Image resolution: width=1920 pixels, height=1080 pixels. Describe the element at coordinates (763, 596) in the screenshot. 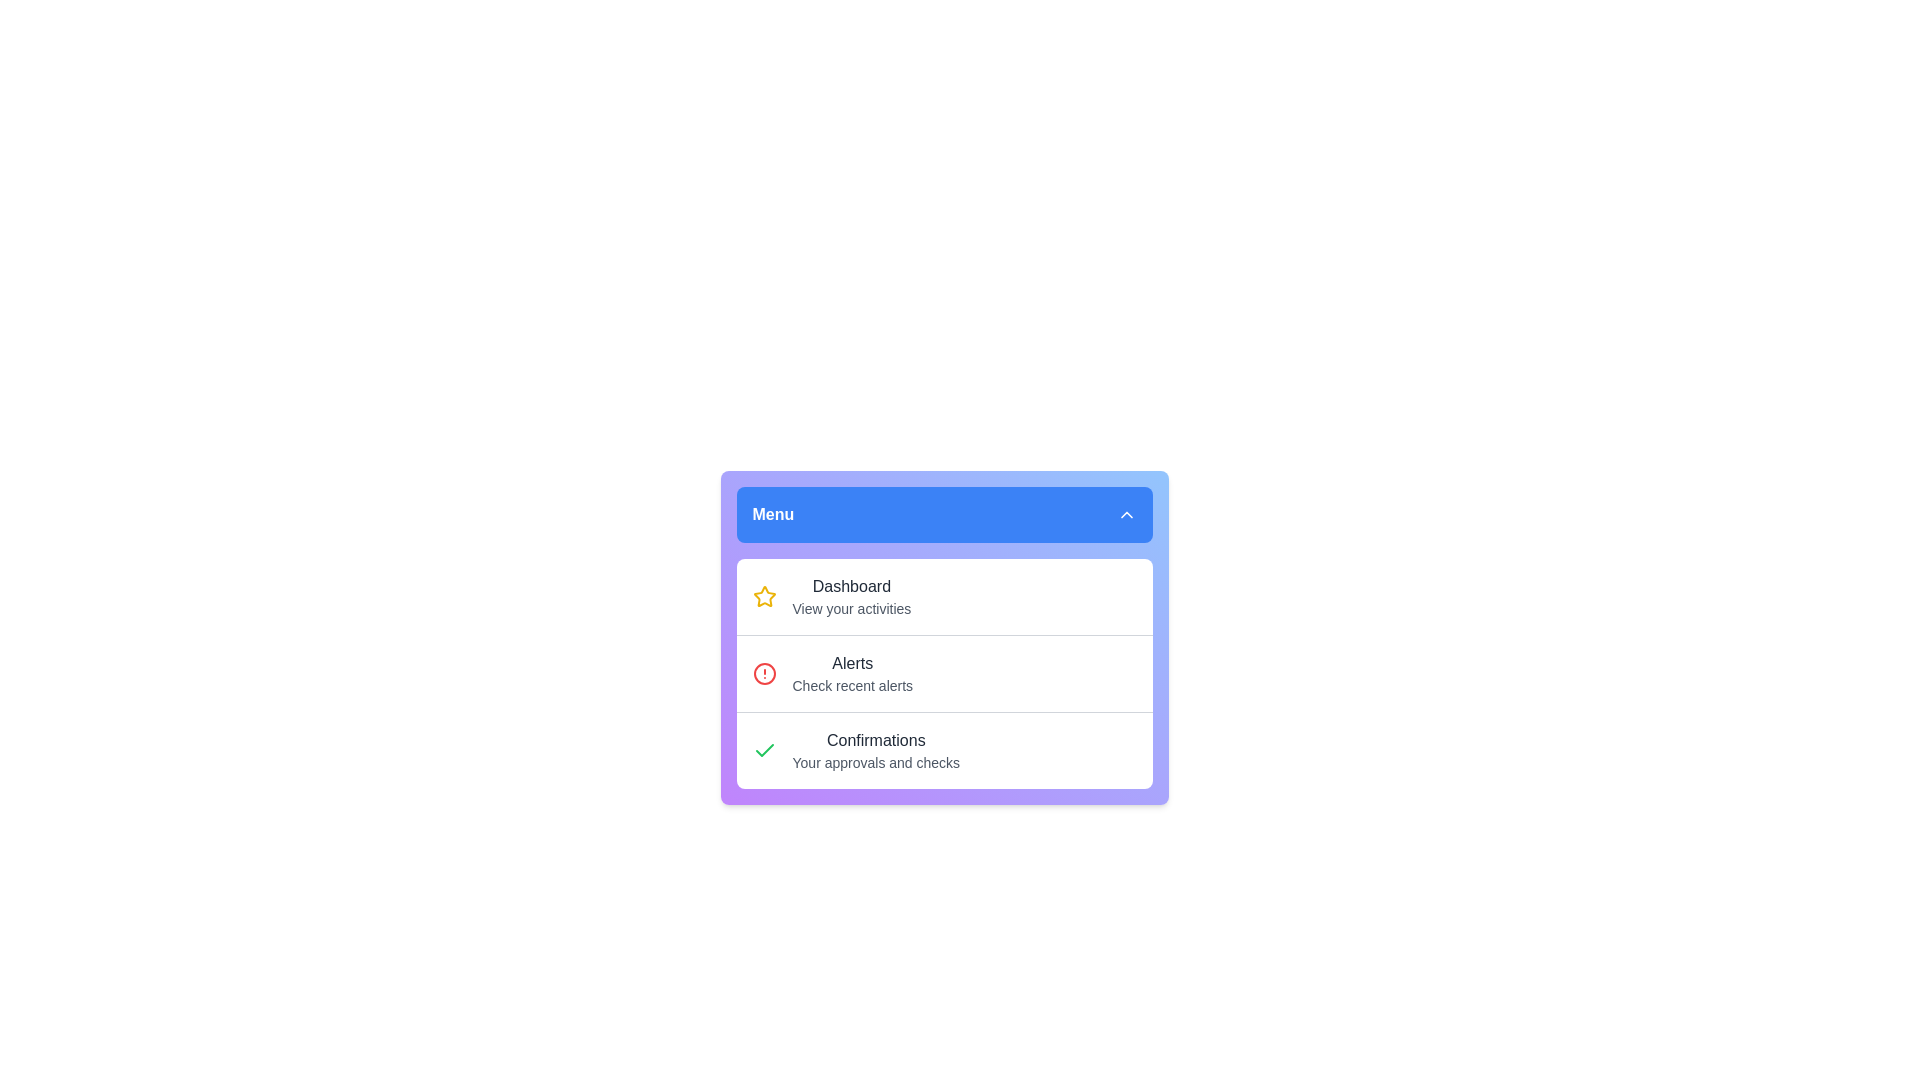

I see `the star icon located in the top-left corner of the 'Dashboard' menu row to acknowledge its significance` at that location.